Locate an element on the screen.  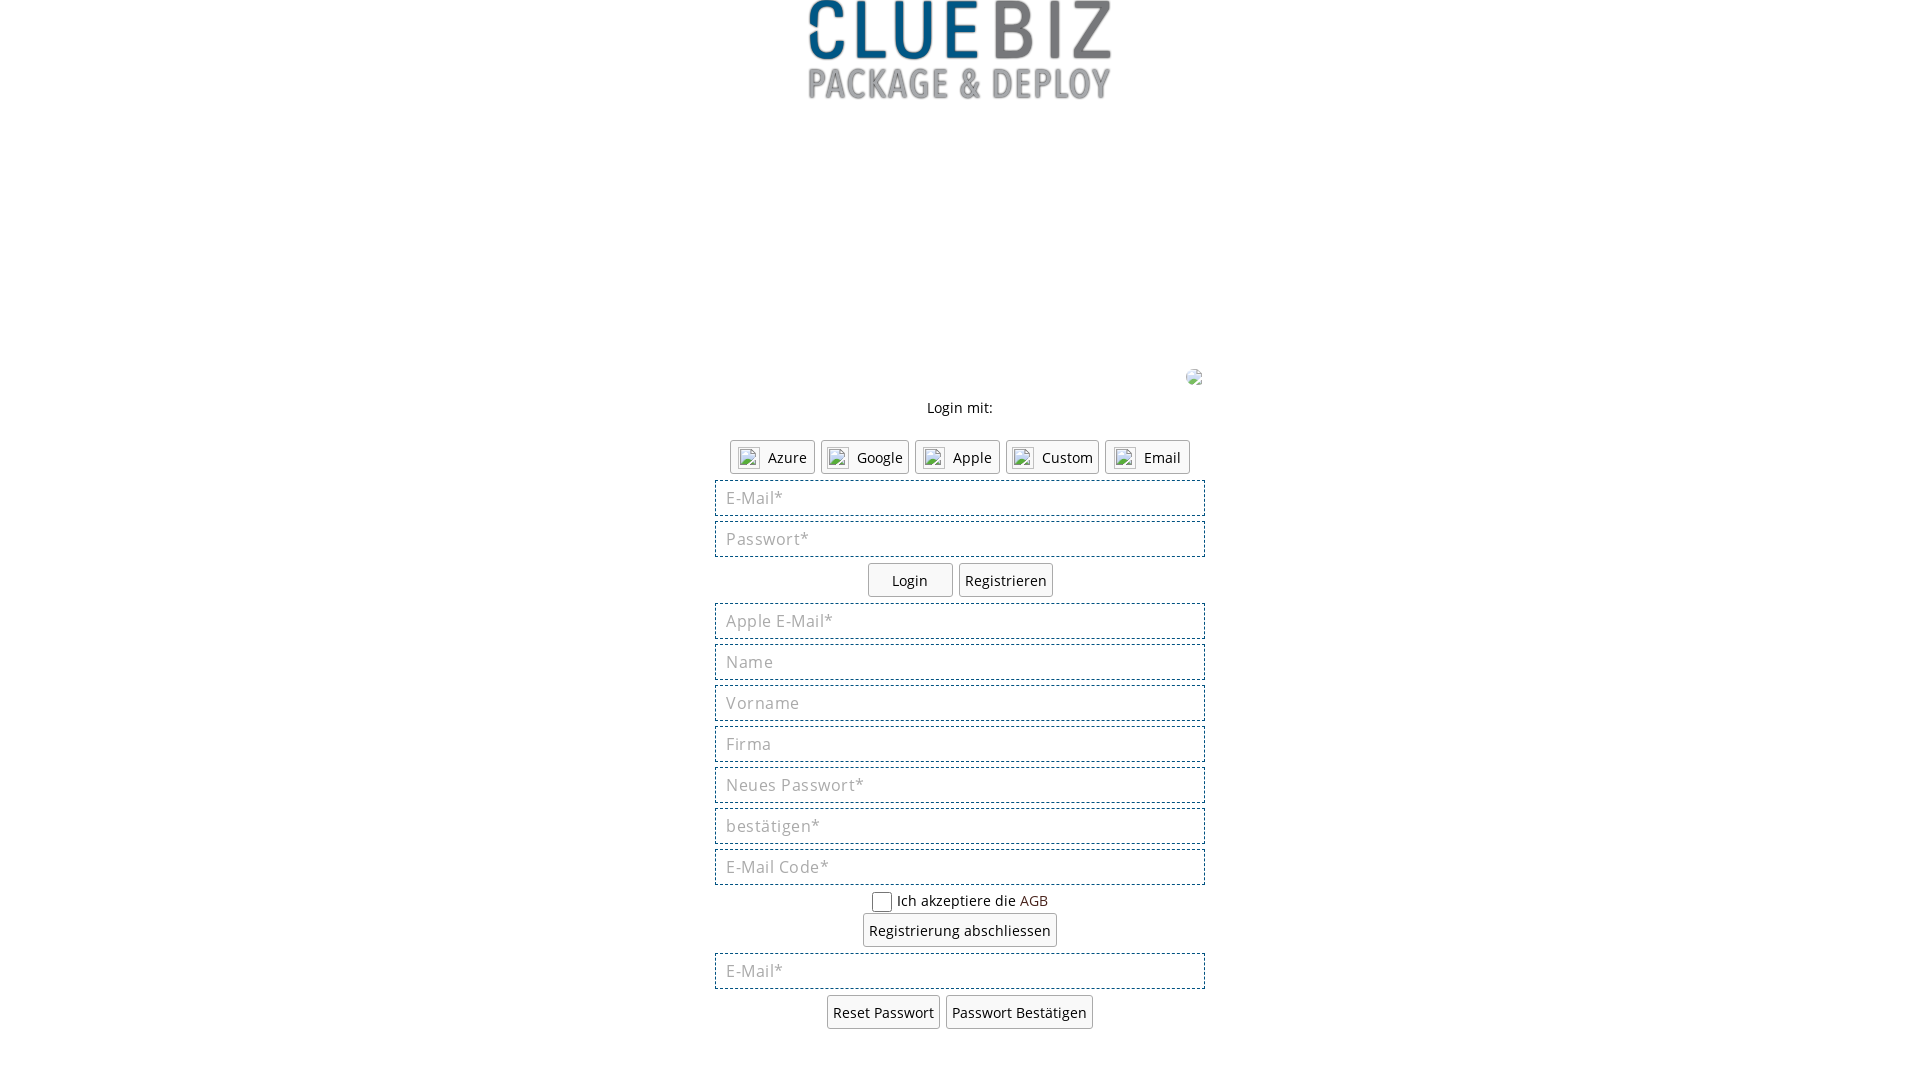
'AGB' is located at coordinates (1033, 900).